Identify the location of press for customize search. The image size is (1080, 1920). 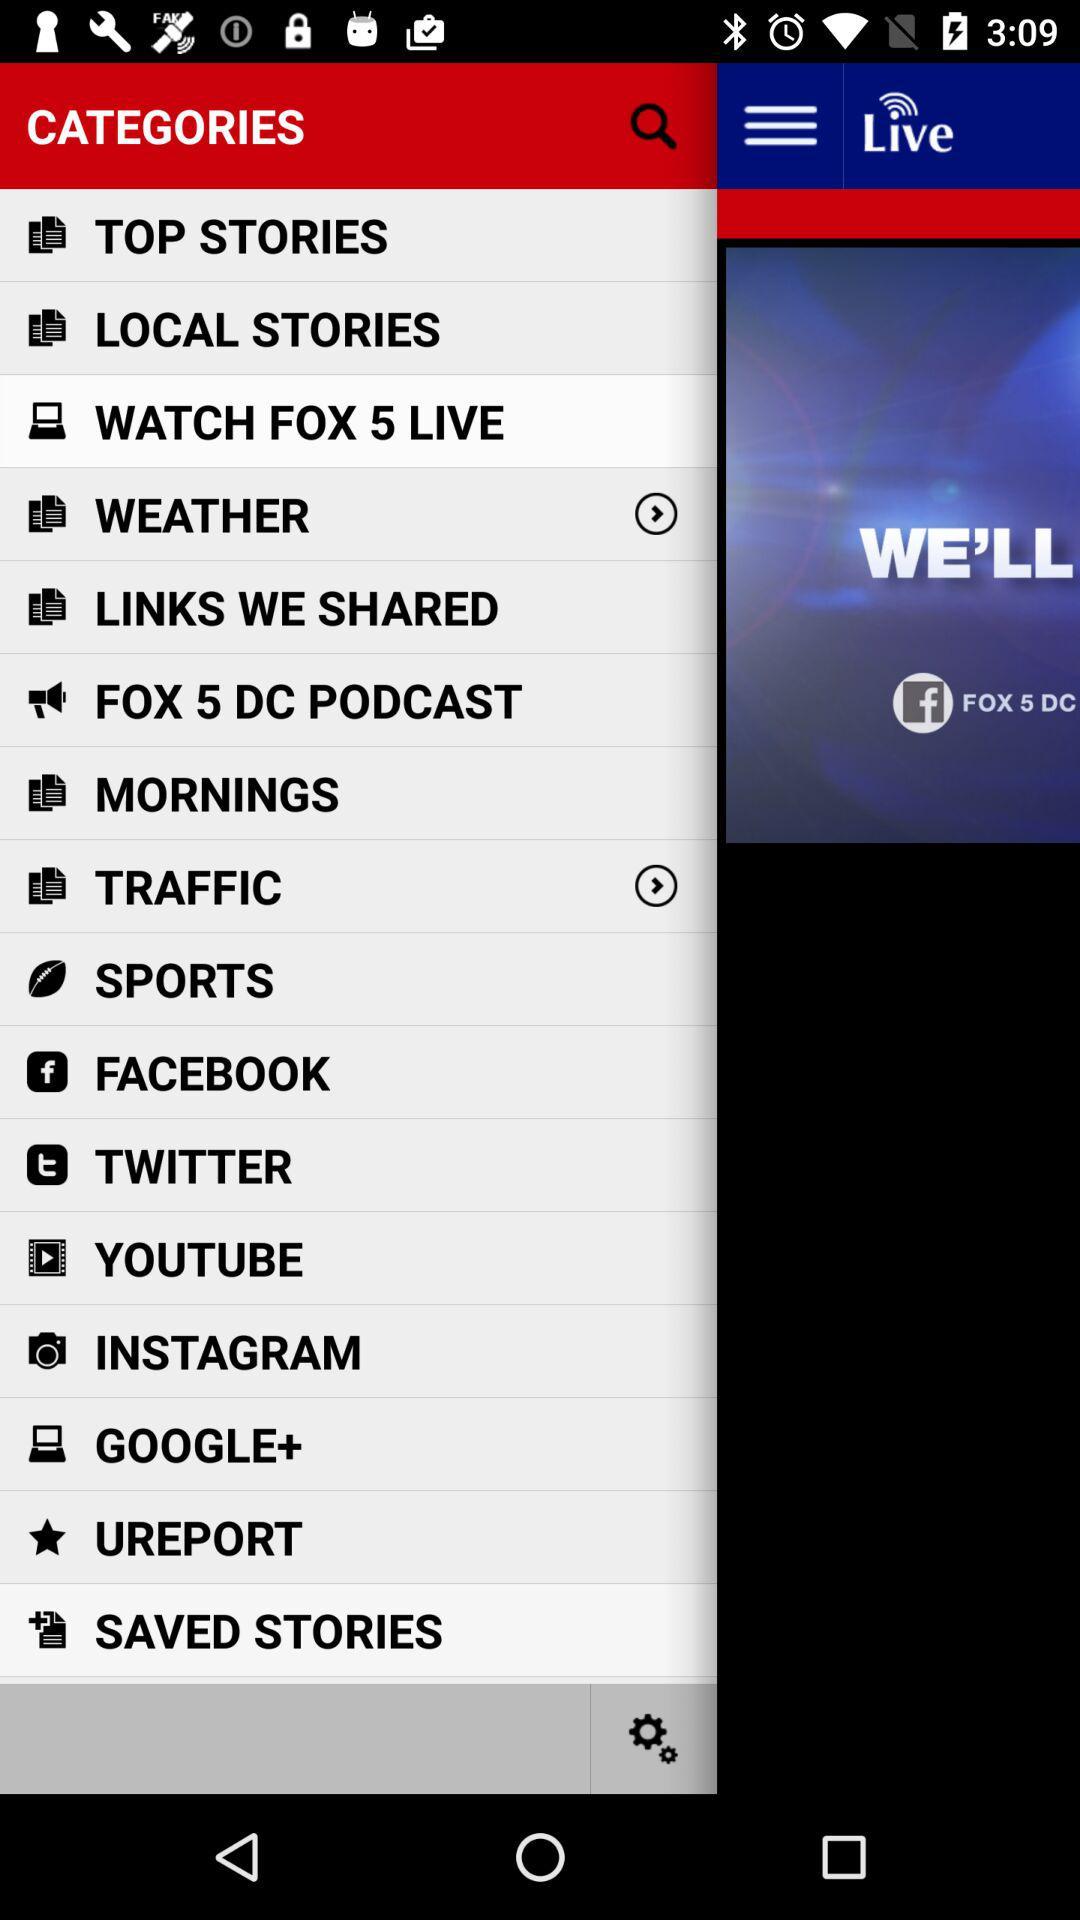
(654, 124).